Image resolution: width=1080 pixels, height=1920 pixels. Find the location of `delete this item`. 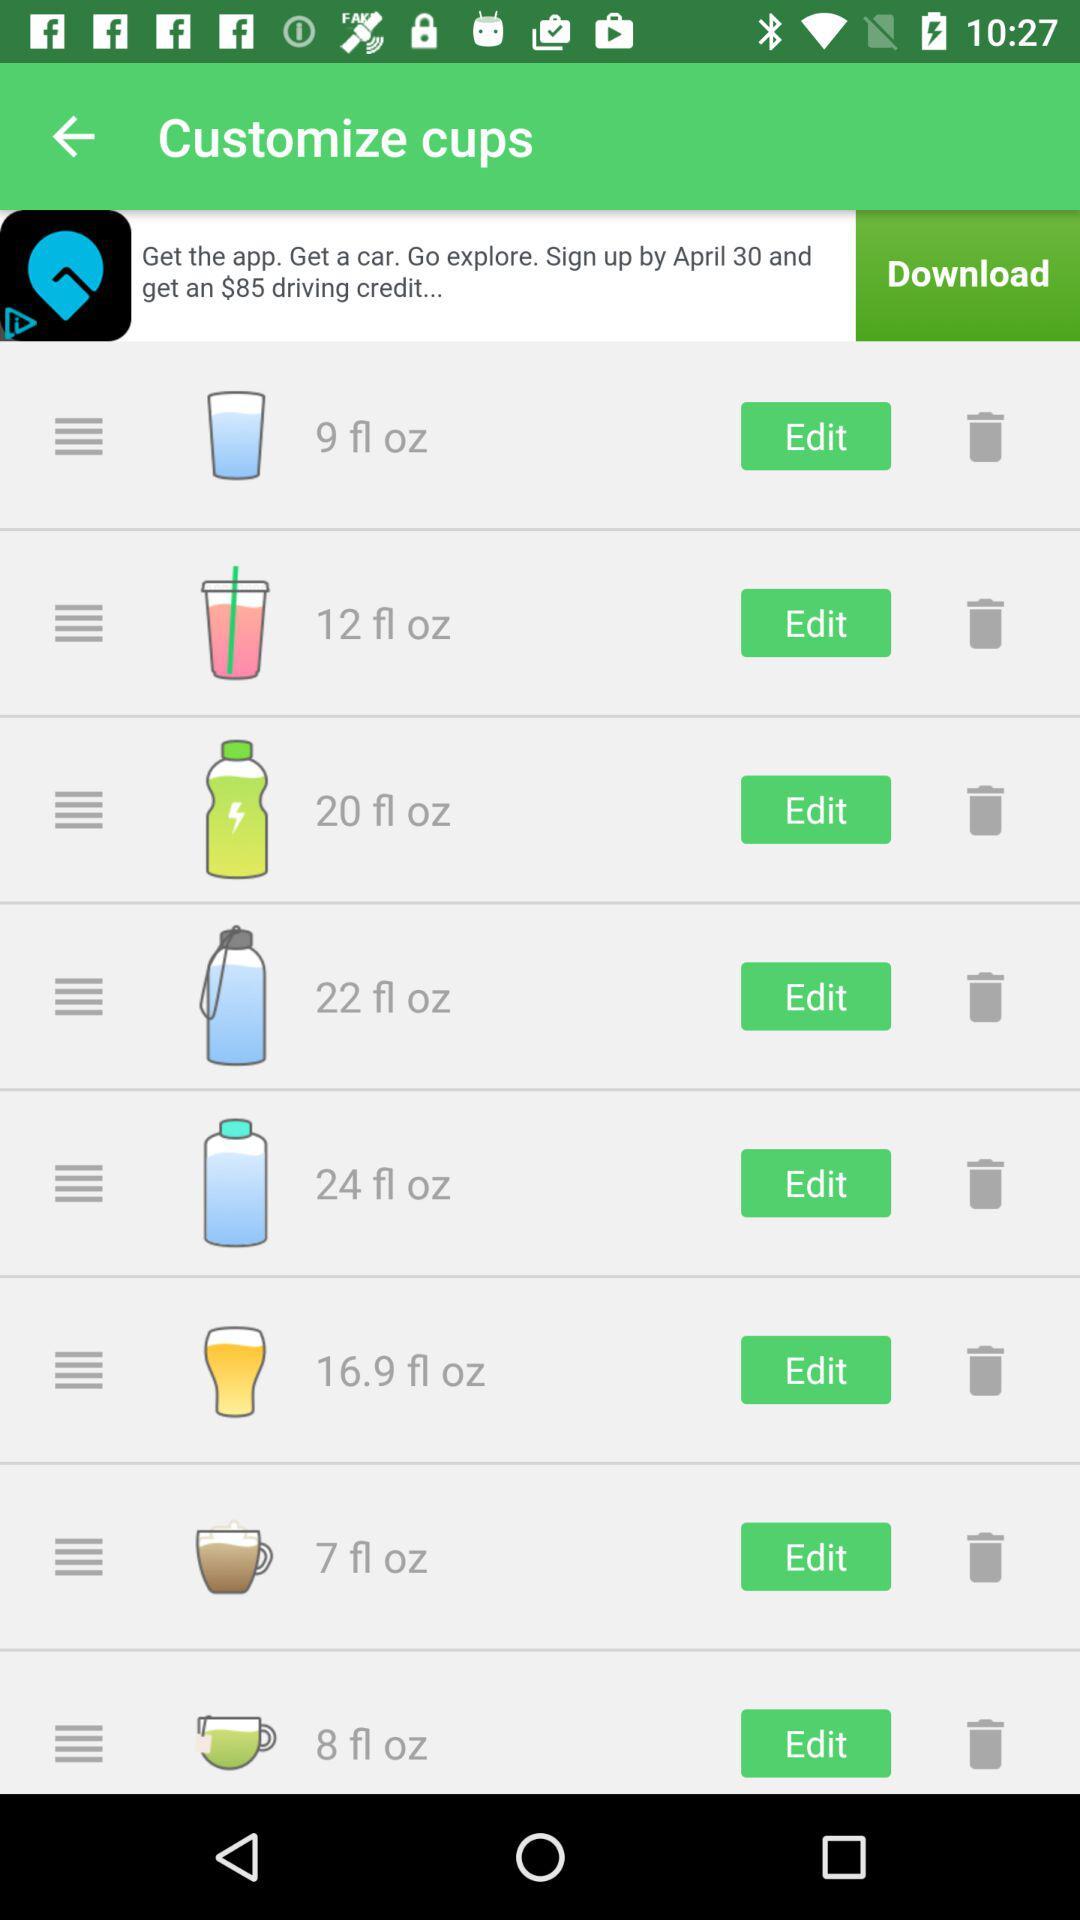

delete this item is located at coordinates (984, 809).